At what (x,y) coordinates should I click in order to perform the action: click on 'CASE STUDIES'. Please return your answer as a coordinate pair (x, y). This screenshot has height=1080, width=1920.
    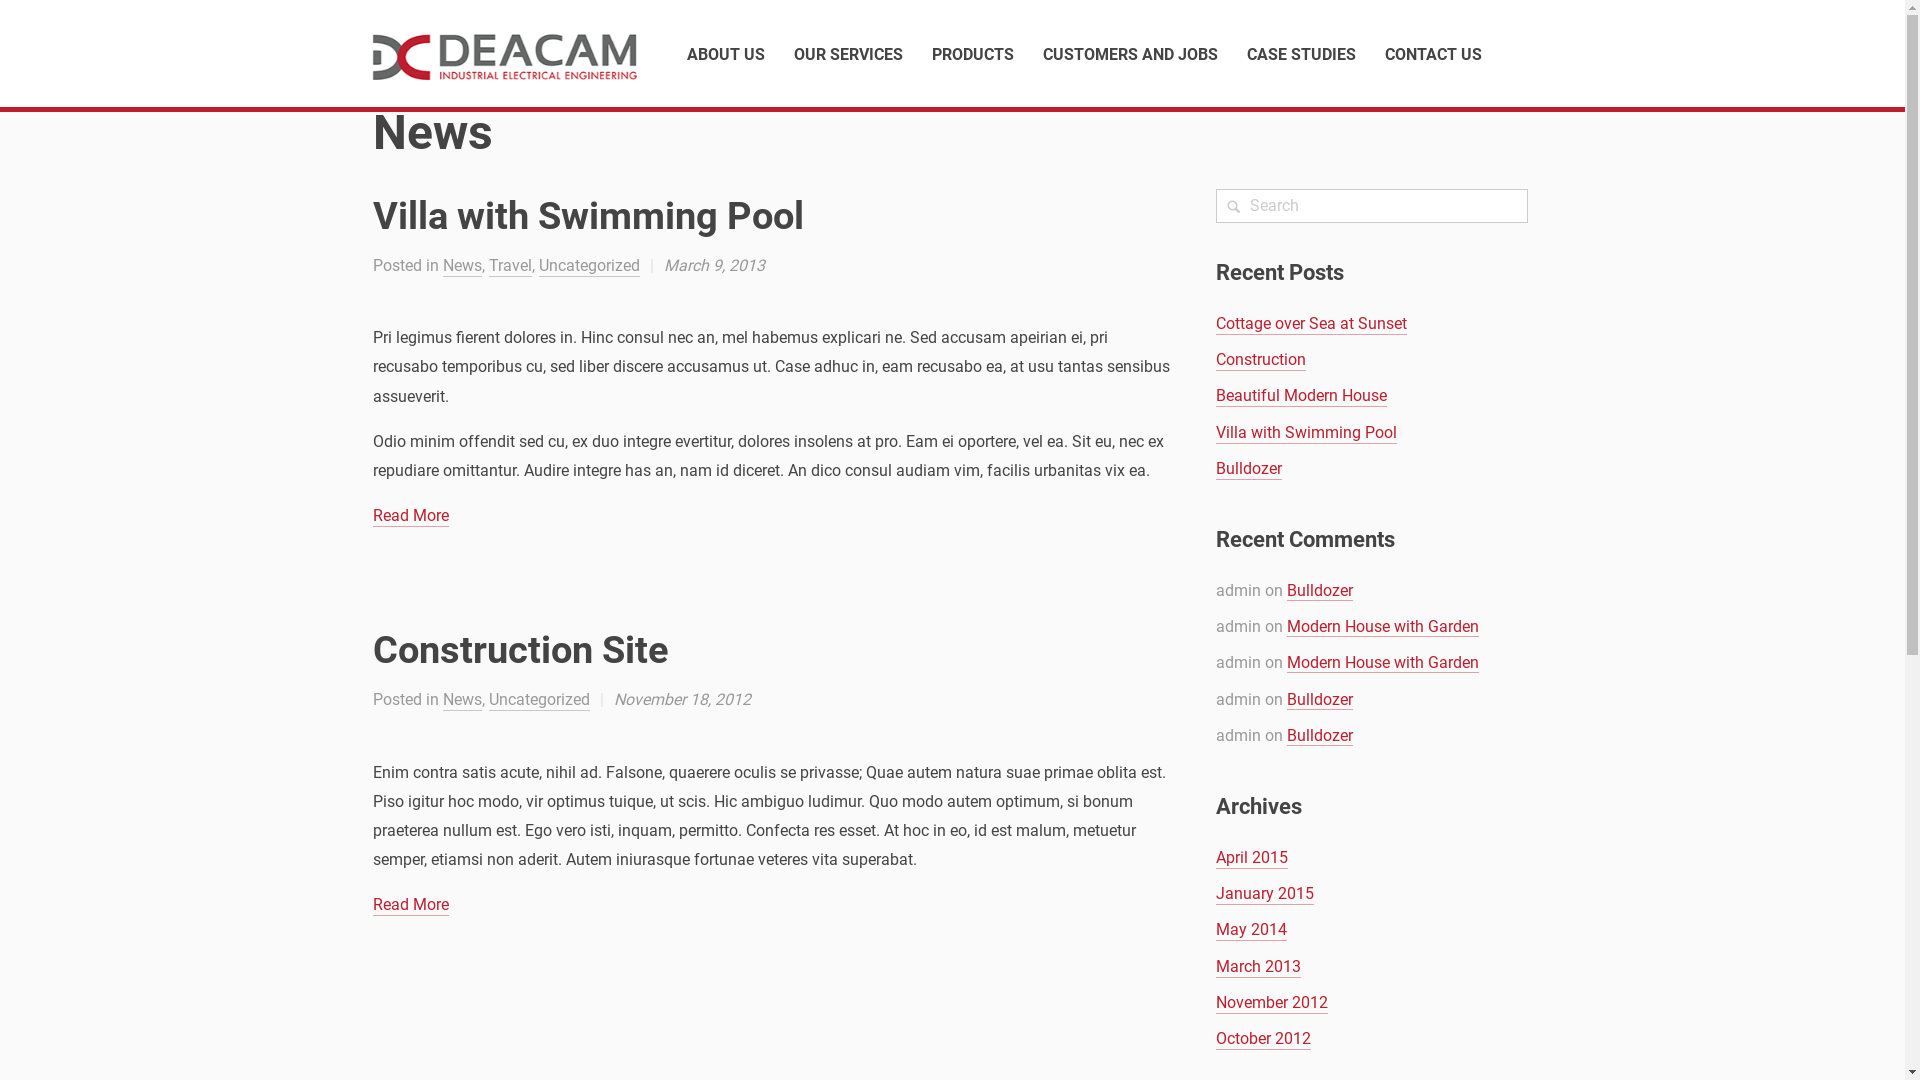
    Looking at the image, I should click on (1300, 53).